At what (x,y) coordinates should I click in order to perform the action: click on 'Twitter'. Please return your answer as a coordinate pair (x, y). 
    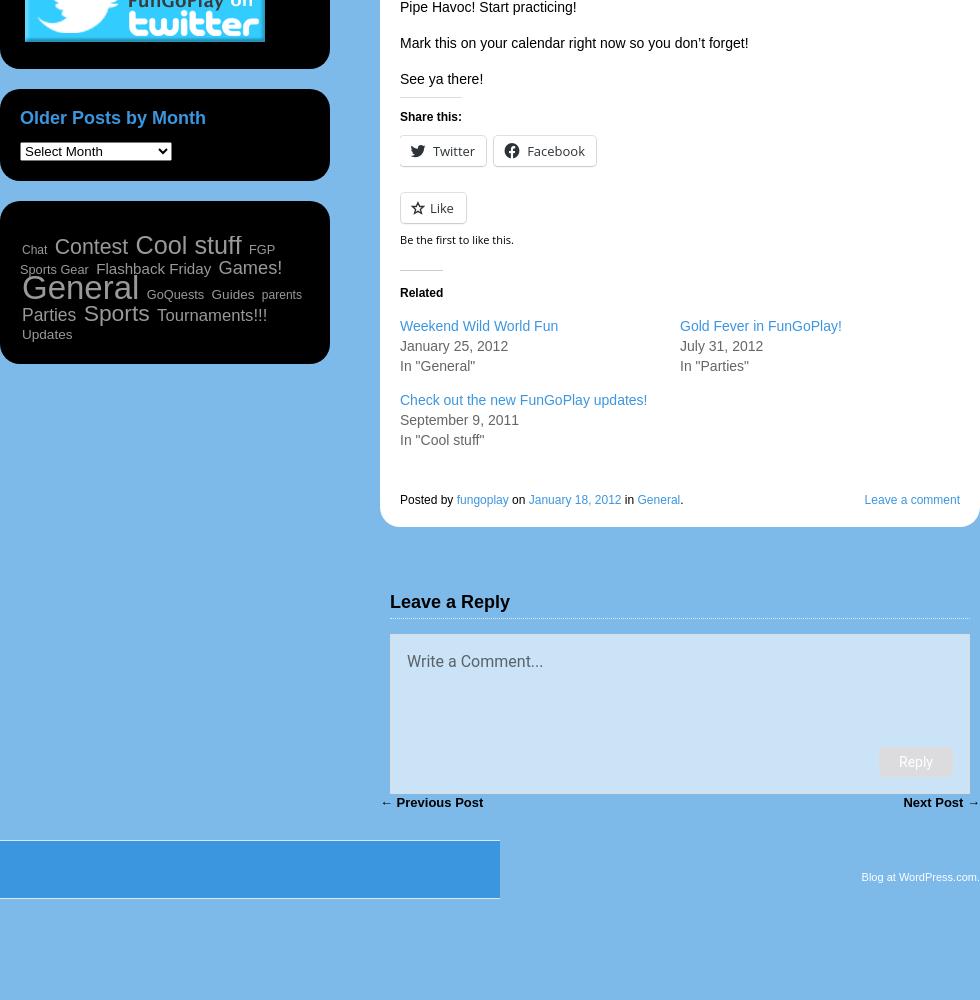
    Looking at the image, I should click on (454, 151).